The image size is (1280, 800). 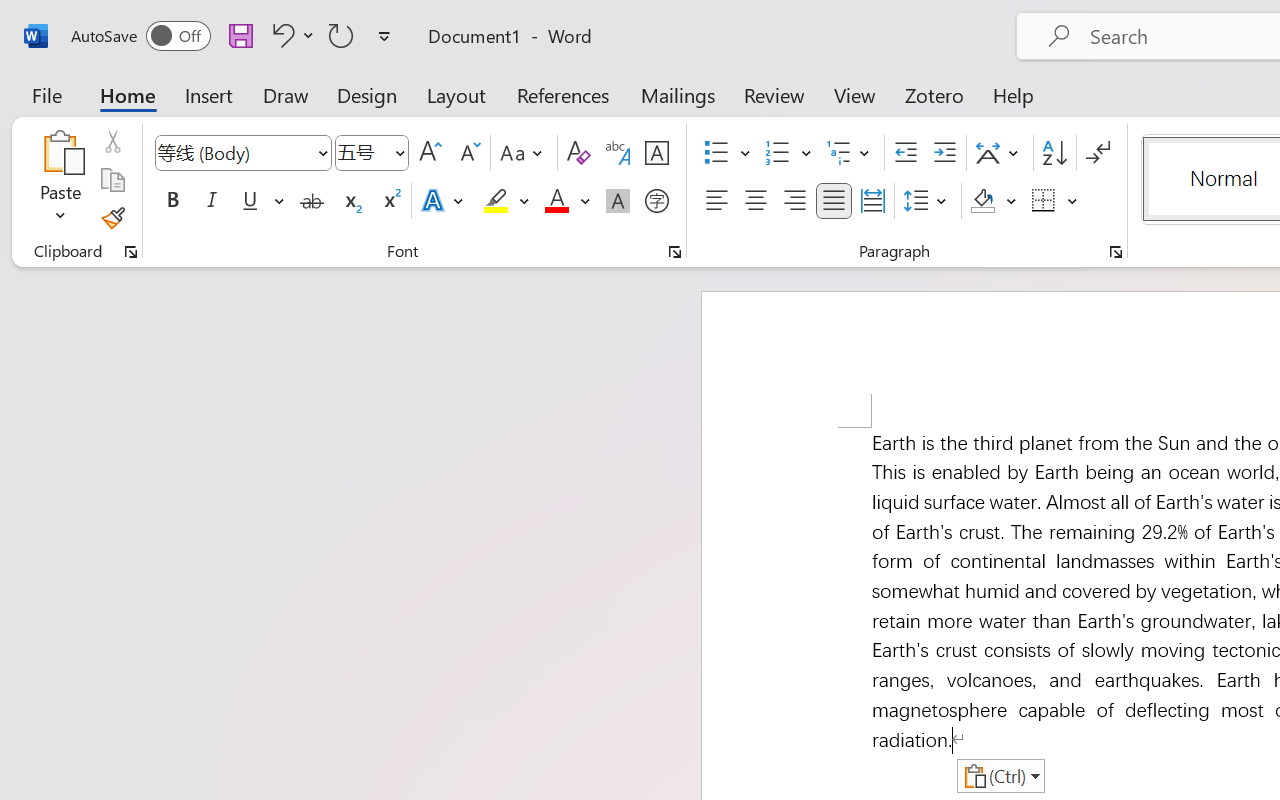 What do you see at coordinates (617, 153) in the screenshot?
I see `'Phonetic Guide...'` at bounding box center [617, 153].